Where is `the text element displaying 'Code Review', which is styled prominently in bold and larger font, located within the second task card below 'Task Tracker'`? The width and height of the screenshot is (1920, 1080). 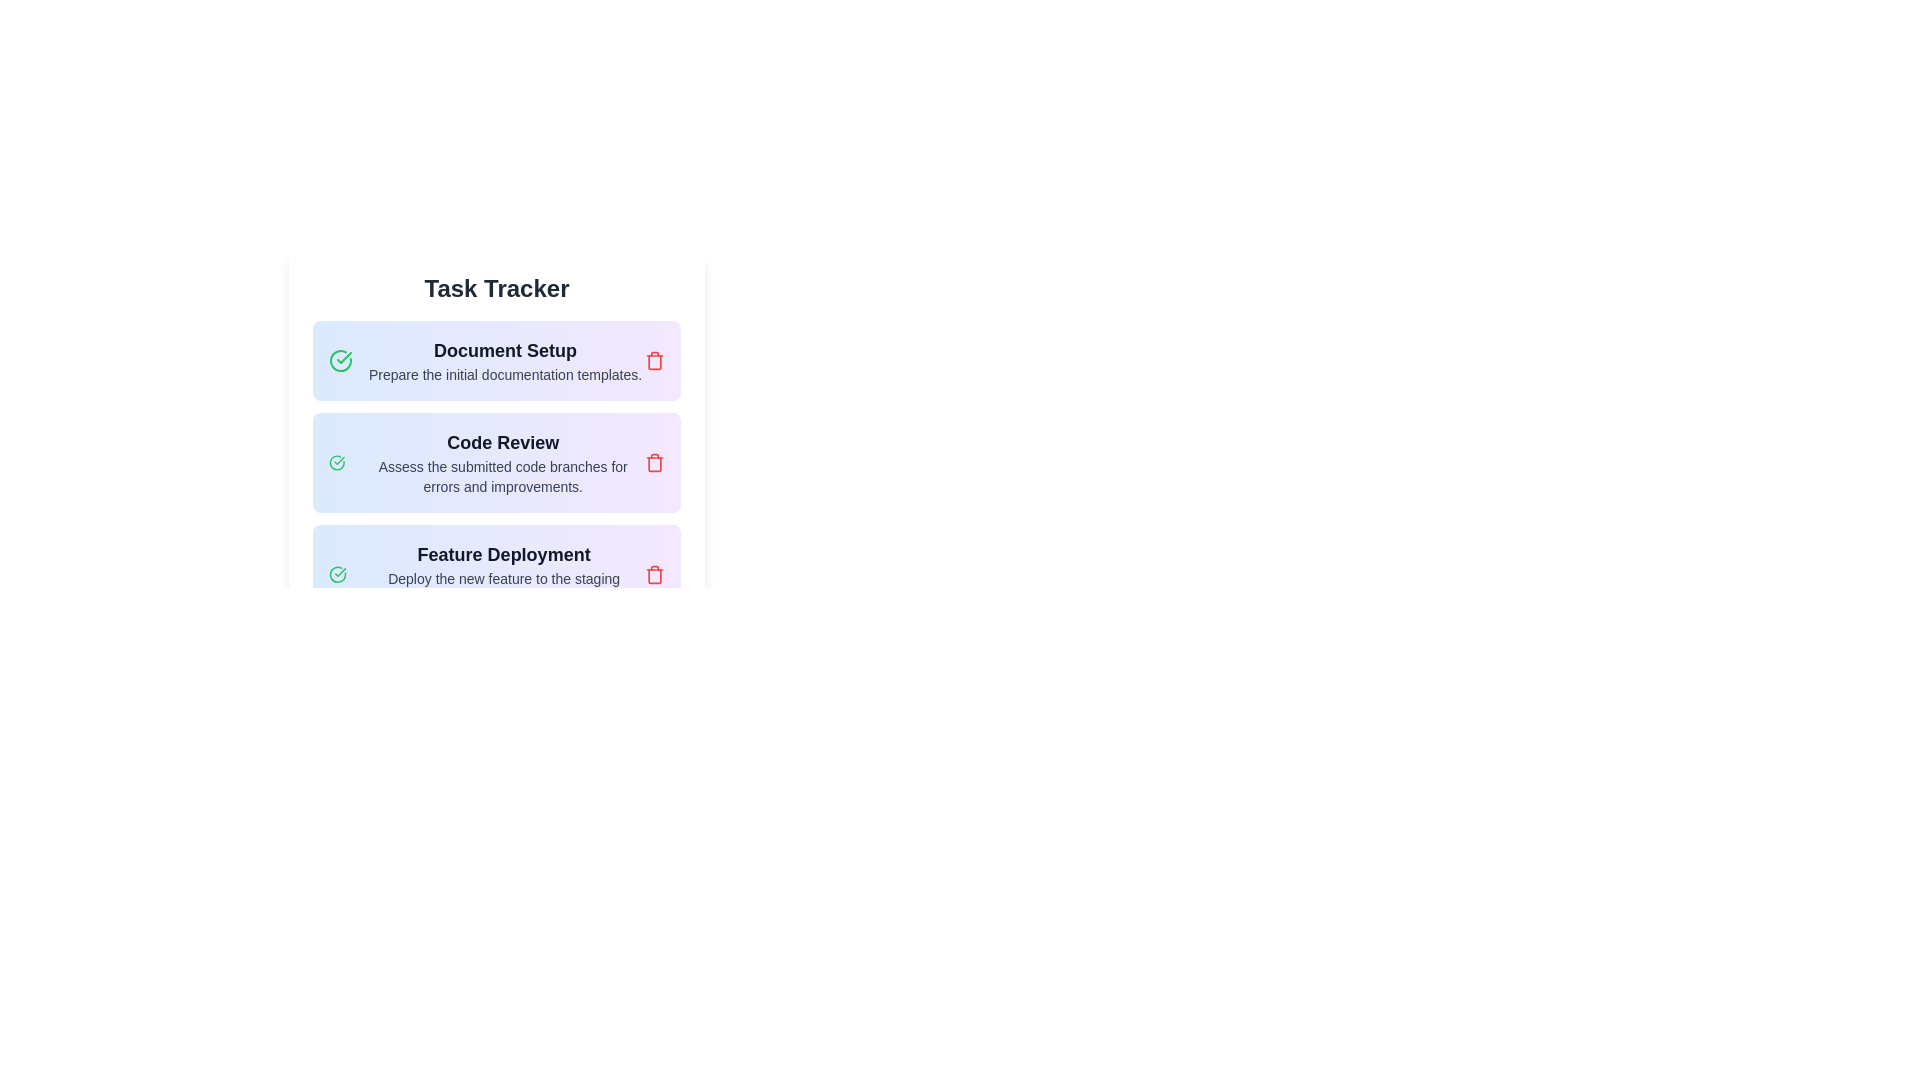
the text element displaying 'Code Review', which is styled prominently in bold and larger font, located within the second task card below 'Task Tracker' is located at coordinates (503, 442).